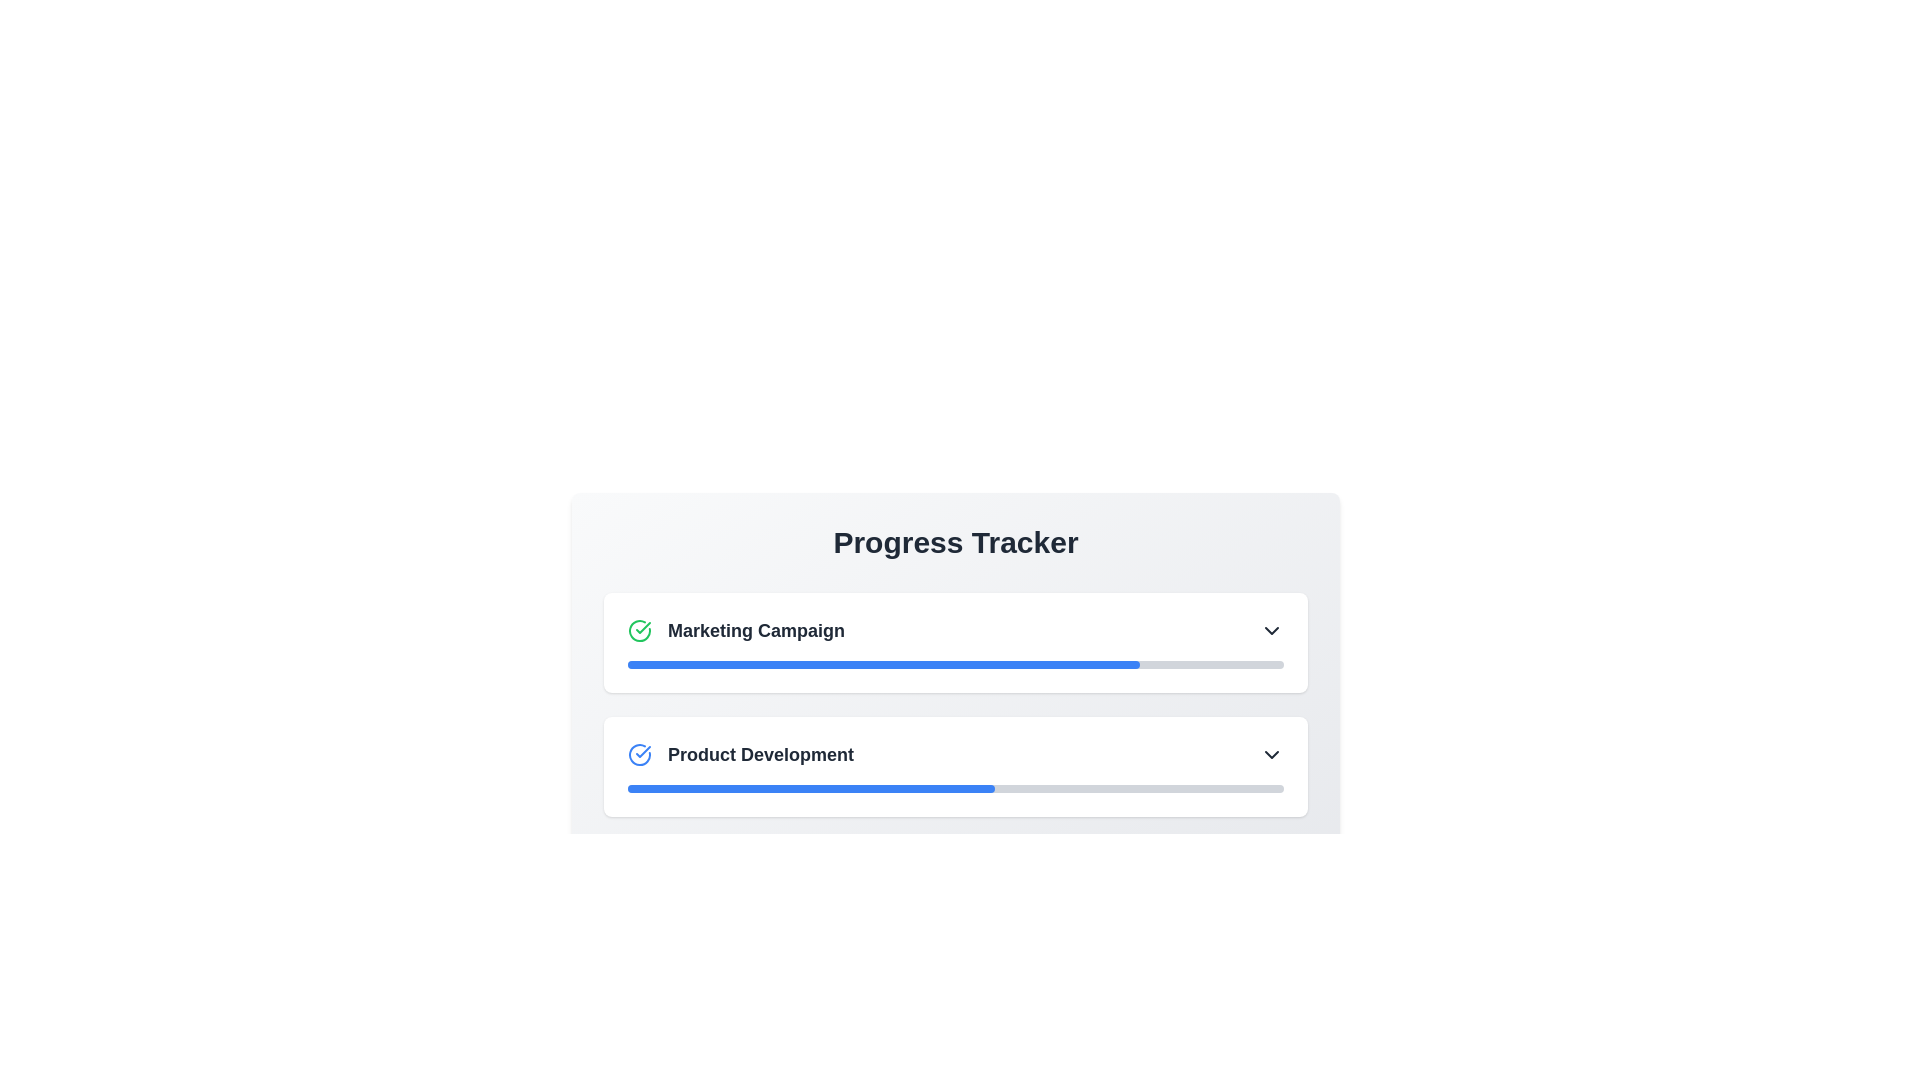 This screenshot has height=1080, width=1920. What do you see at coordinates (1271, 755) in the screenshot?
I see `the dropdown indicator icon located on the far-right side of the 'Product Development' section` at bounding box center [1271, 755].